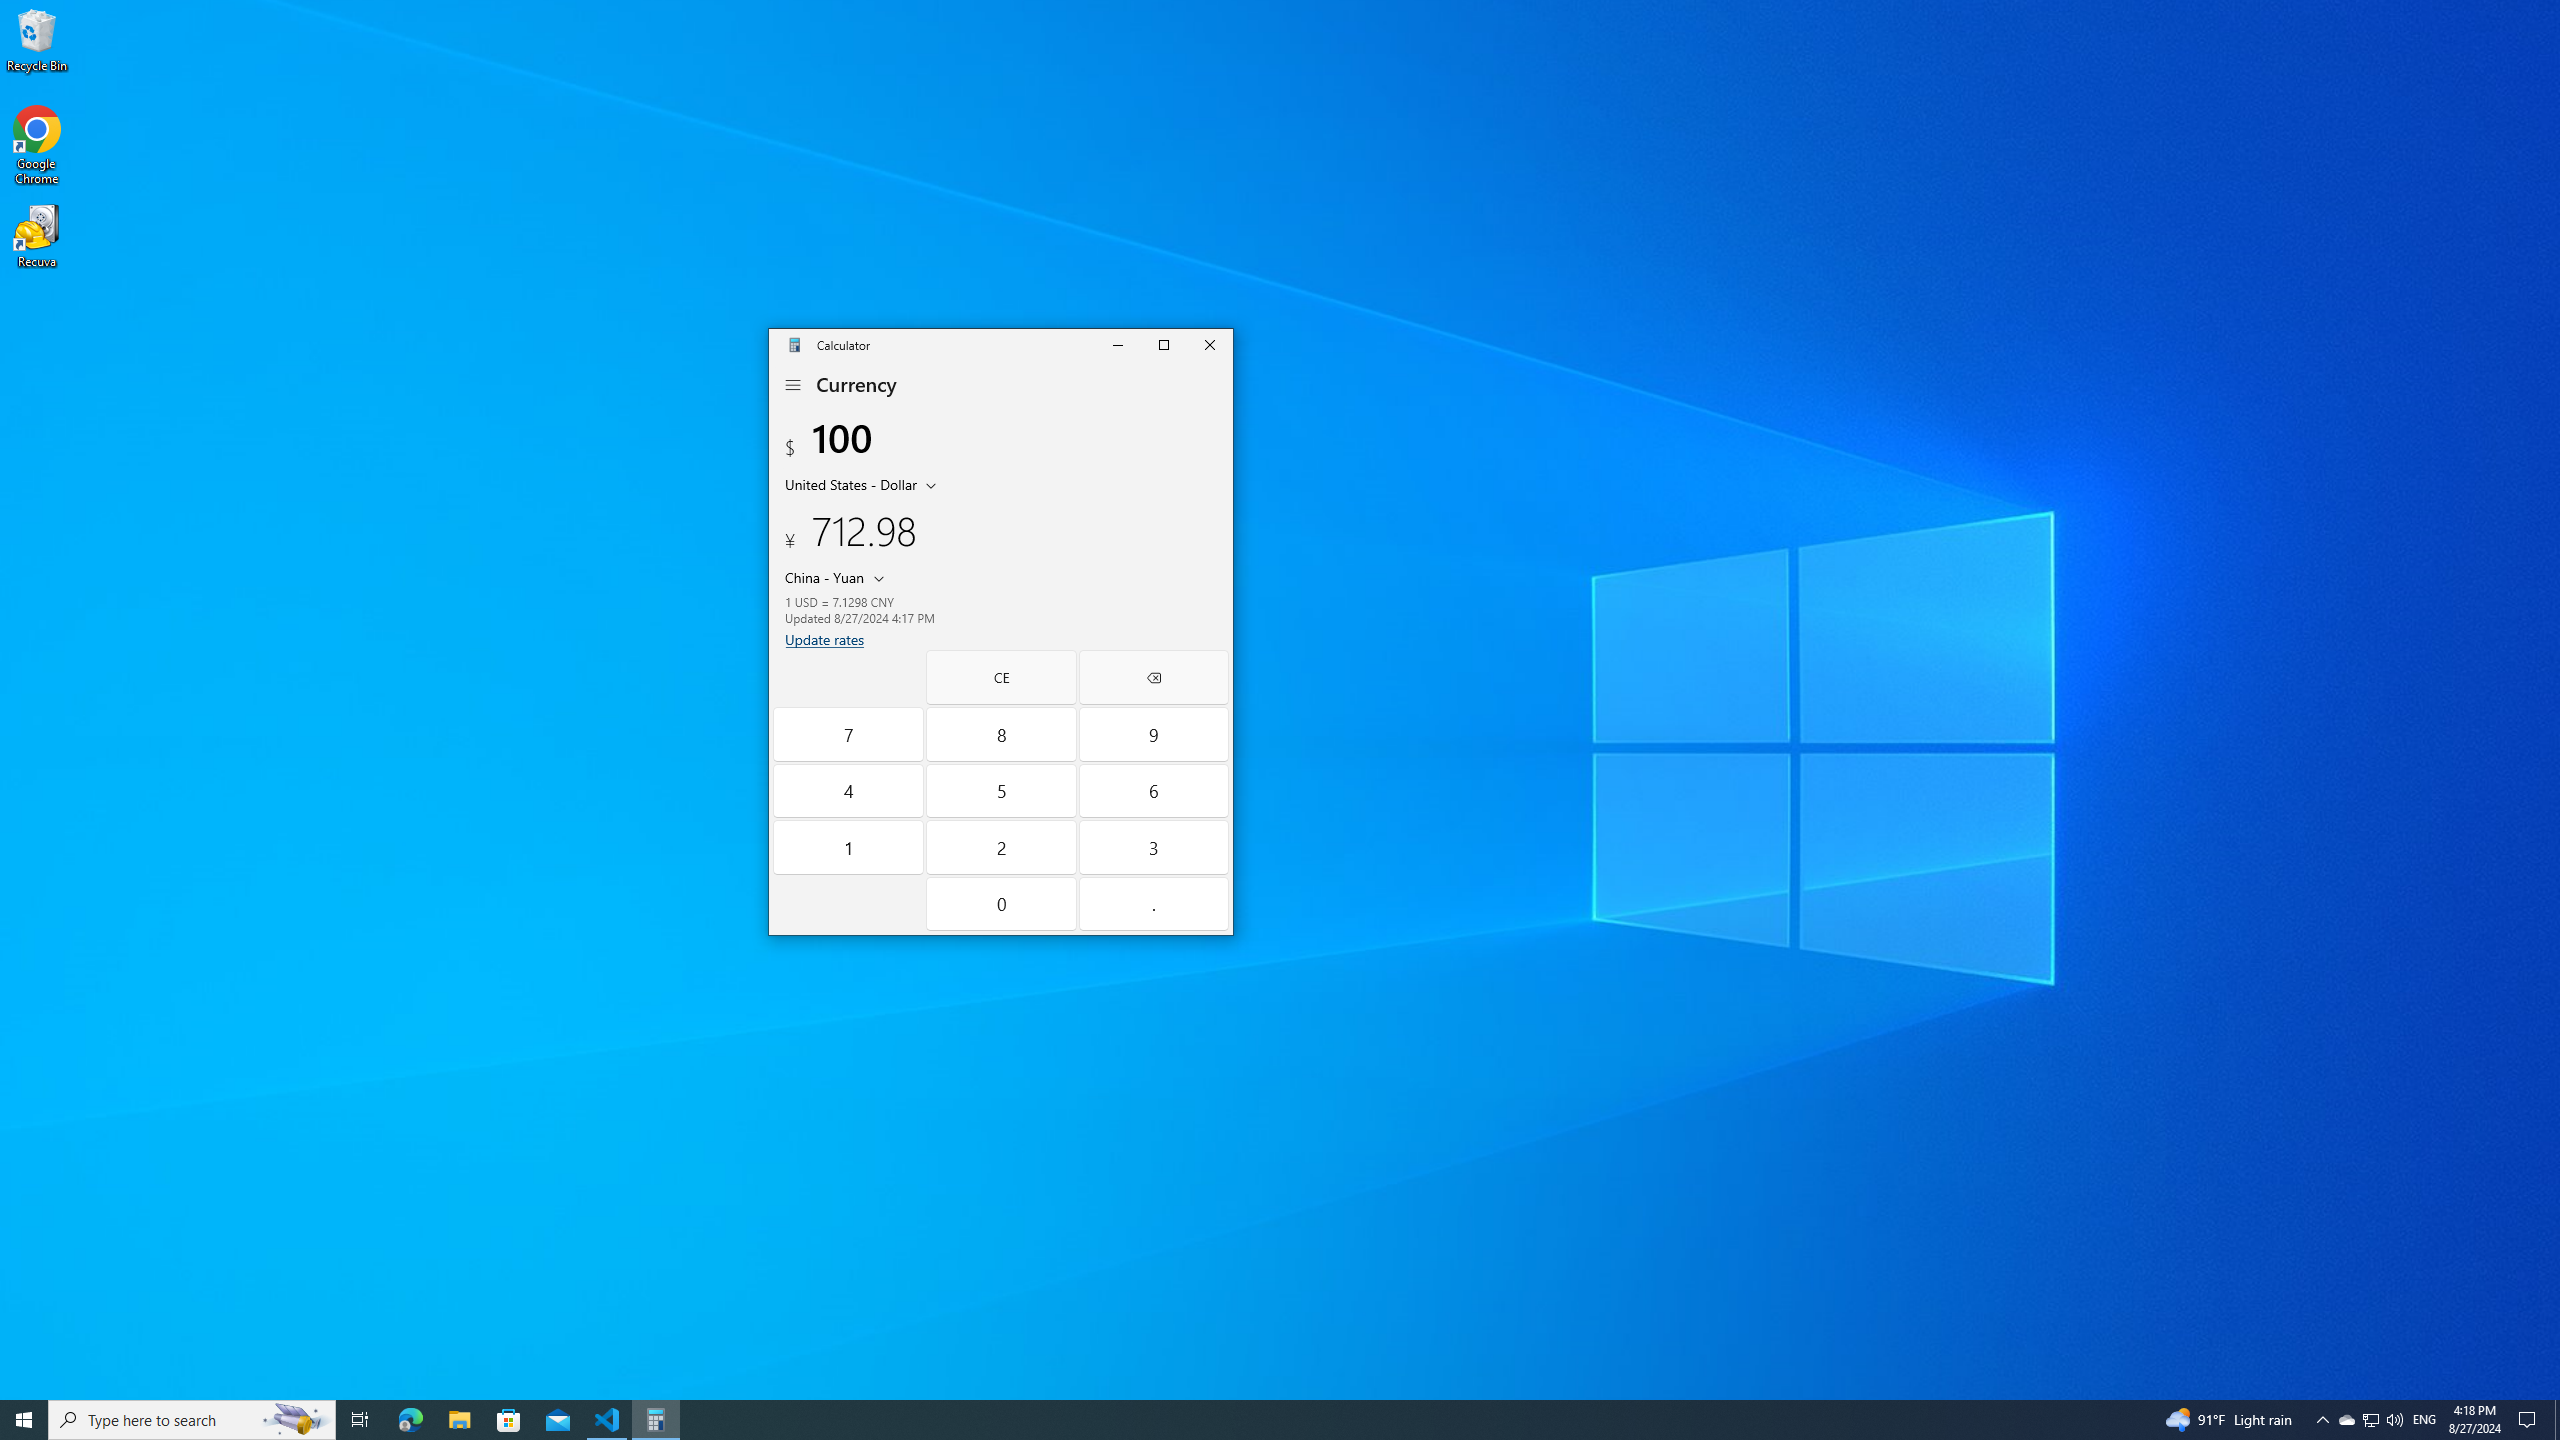  Describe the element at coordinates (191, 1418) in the screenshot. I see `'Type here to search'` at that location.